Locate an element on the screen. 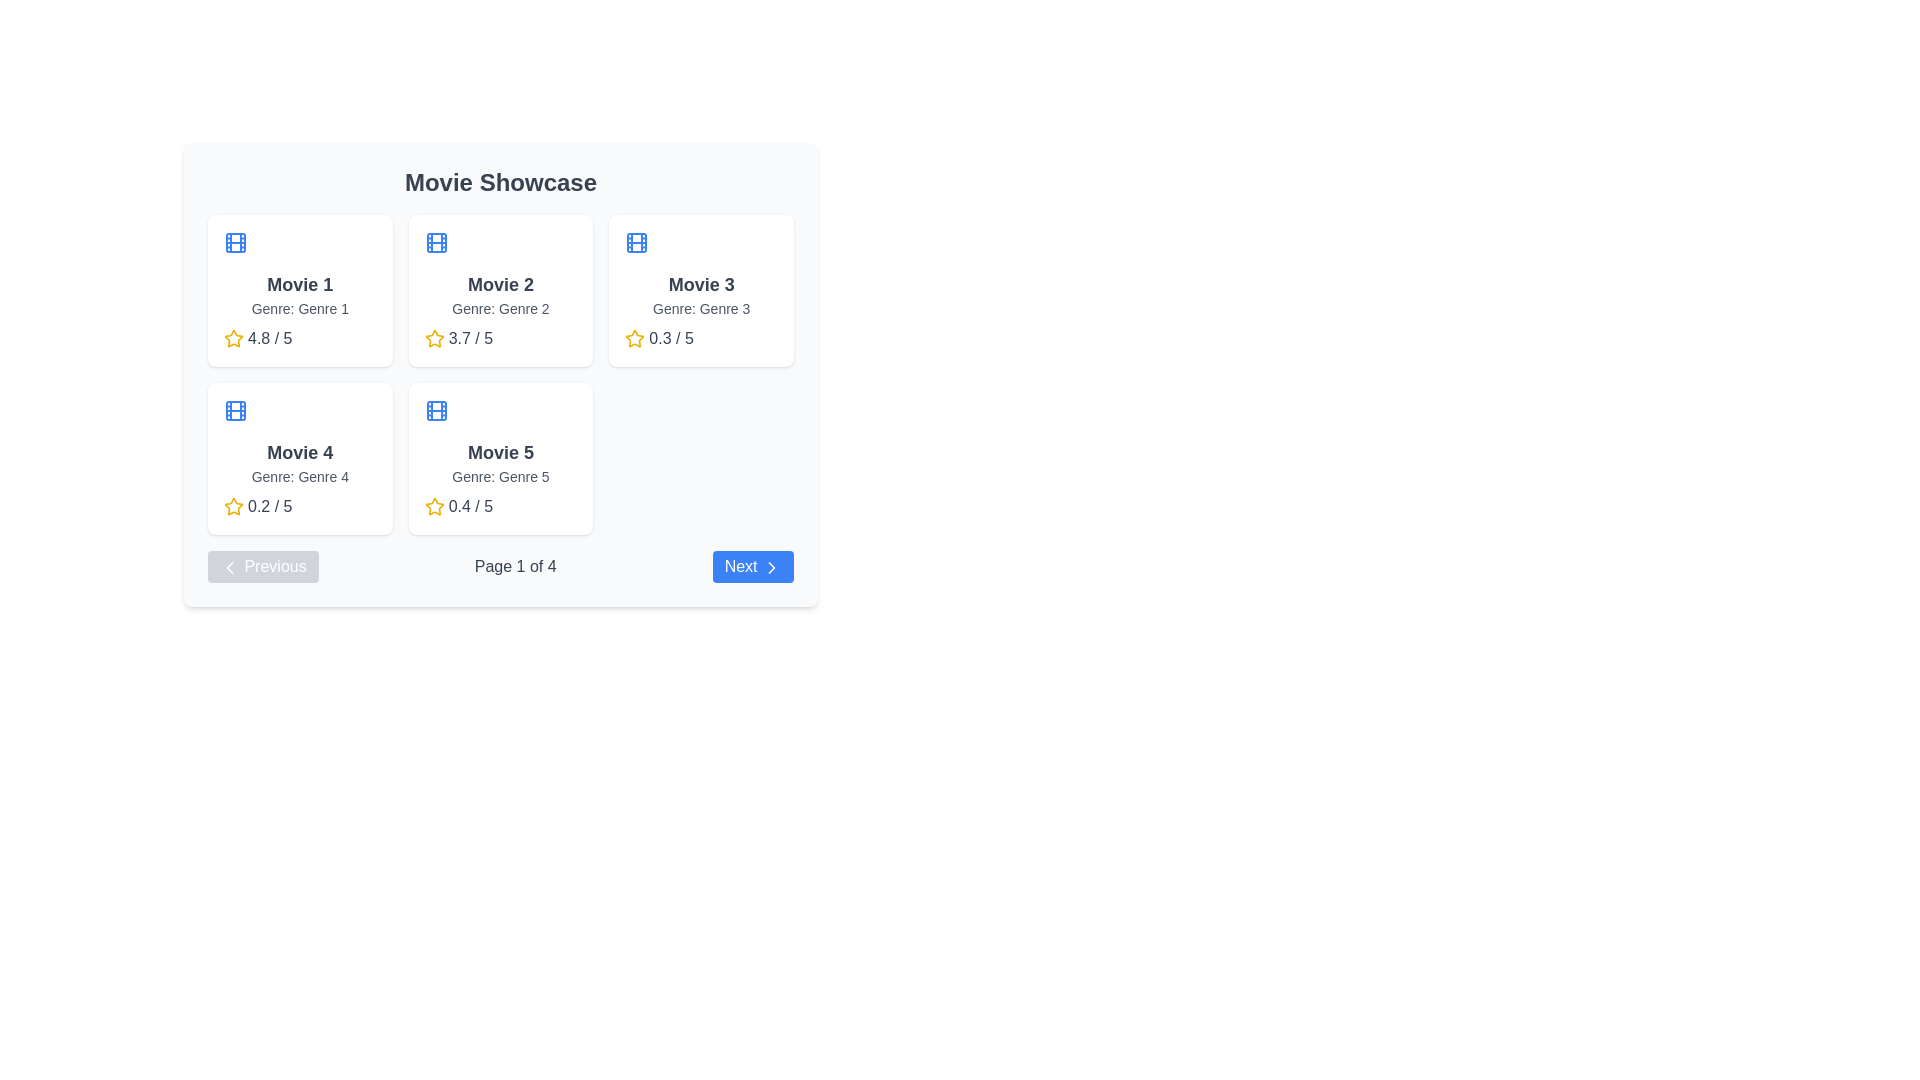 Image resolution: width=1920 pixels, height=1080 pixels. the yellow star-shaped SVG icon used for rating, located under the 'Movie 3' card in the UI grid is located at coordinates (634, 338).